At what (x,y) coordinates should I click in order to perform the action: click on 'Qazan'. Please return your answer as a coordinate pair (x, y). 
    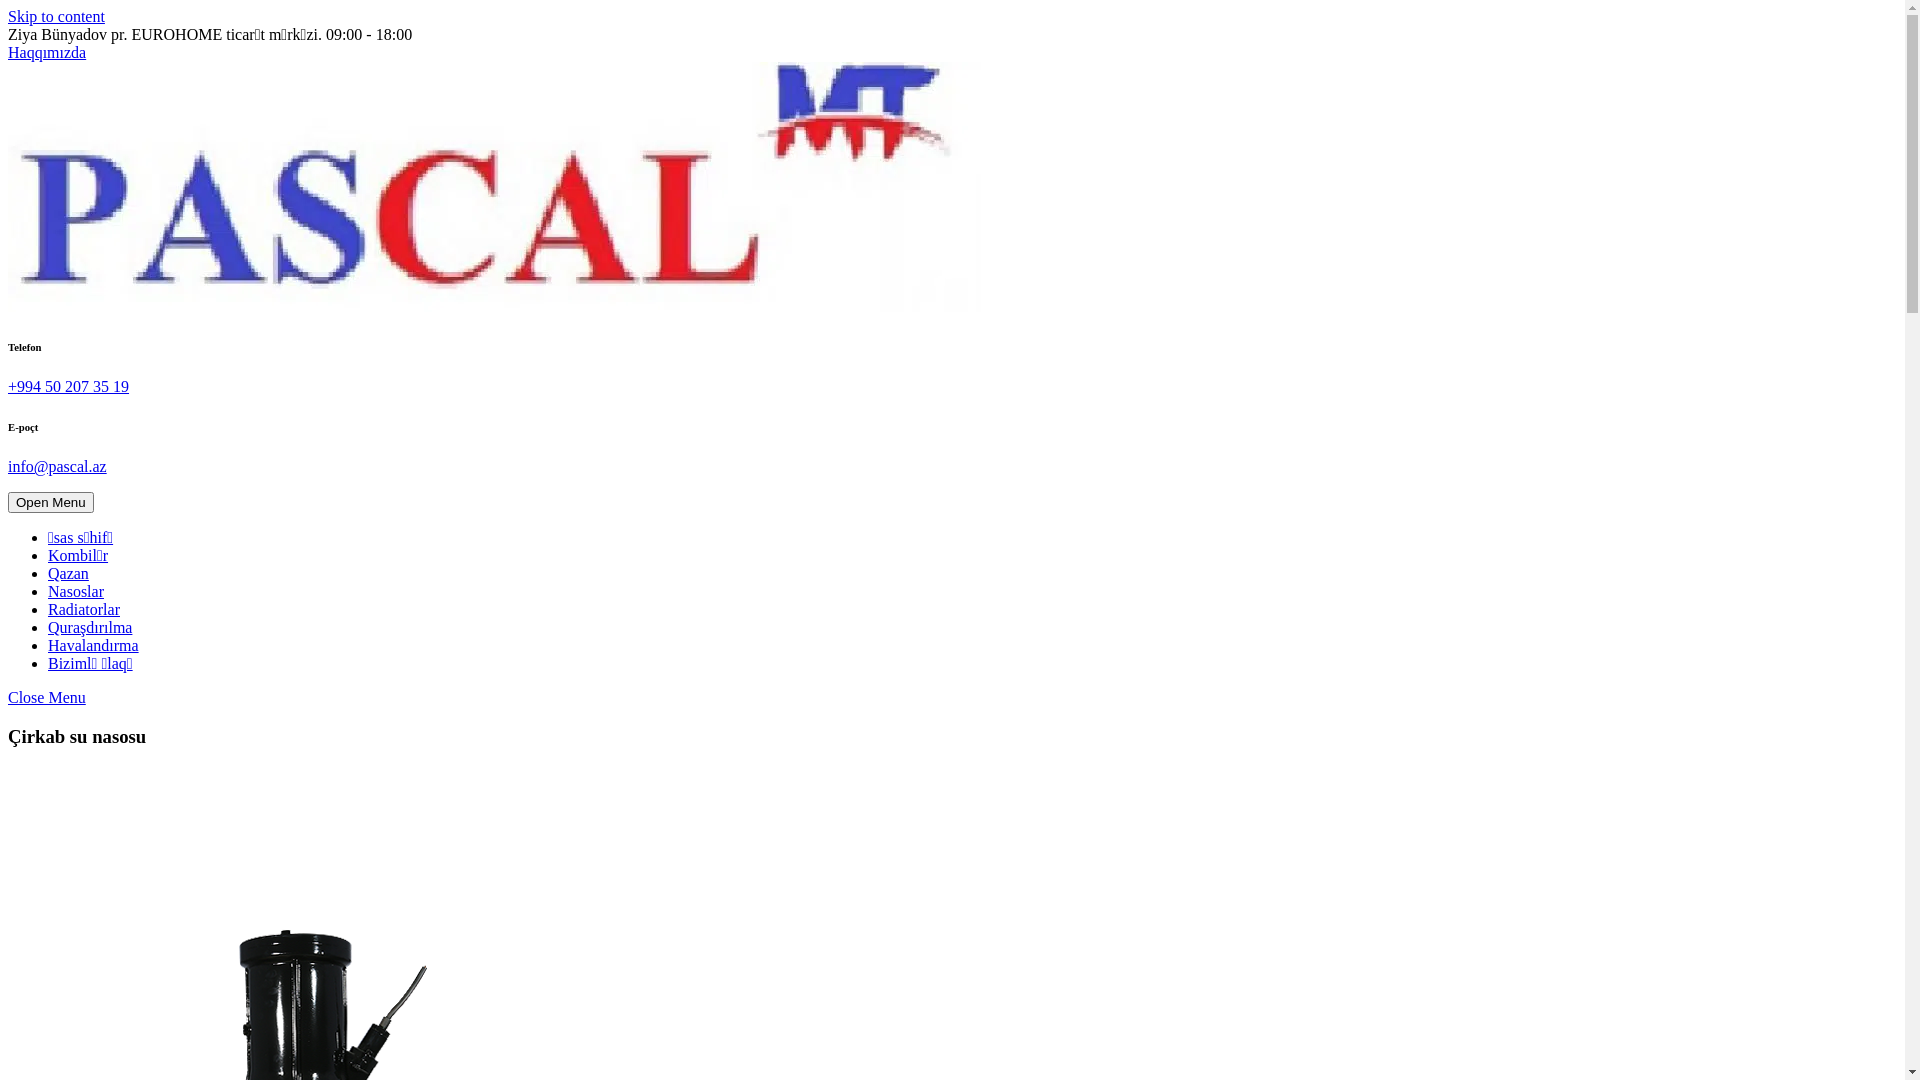
    Looking at the image, I should click on (48, 573).